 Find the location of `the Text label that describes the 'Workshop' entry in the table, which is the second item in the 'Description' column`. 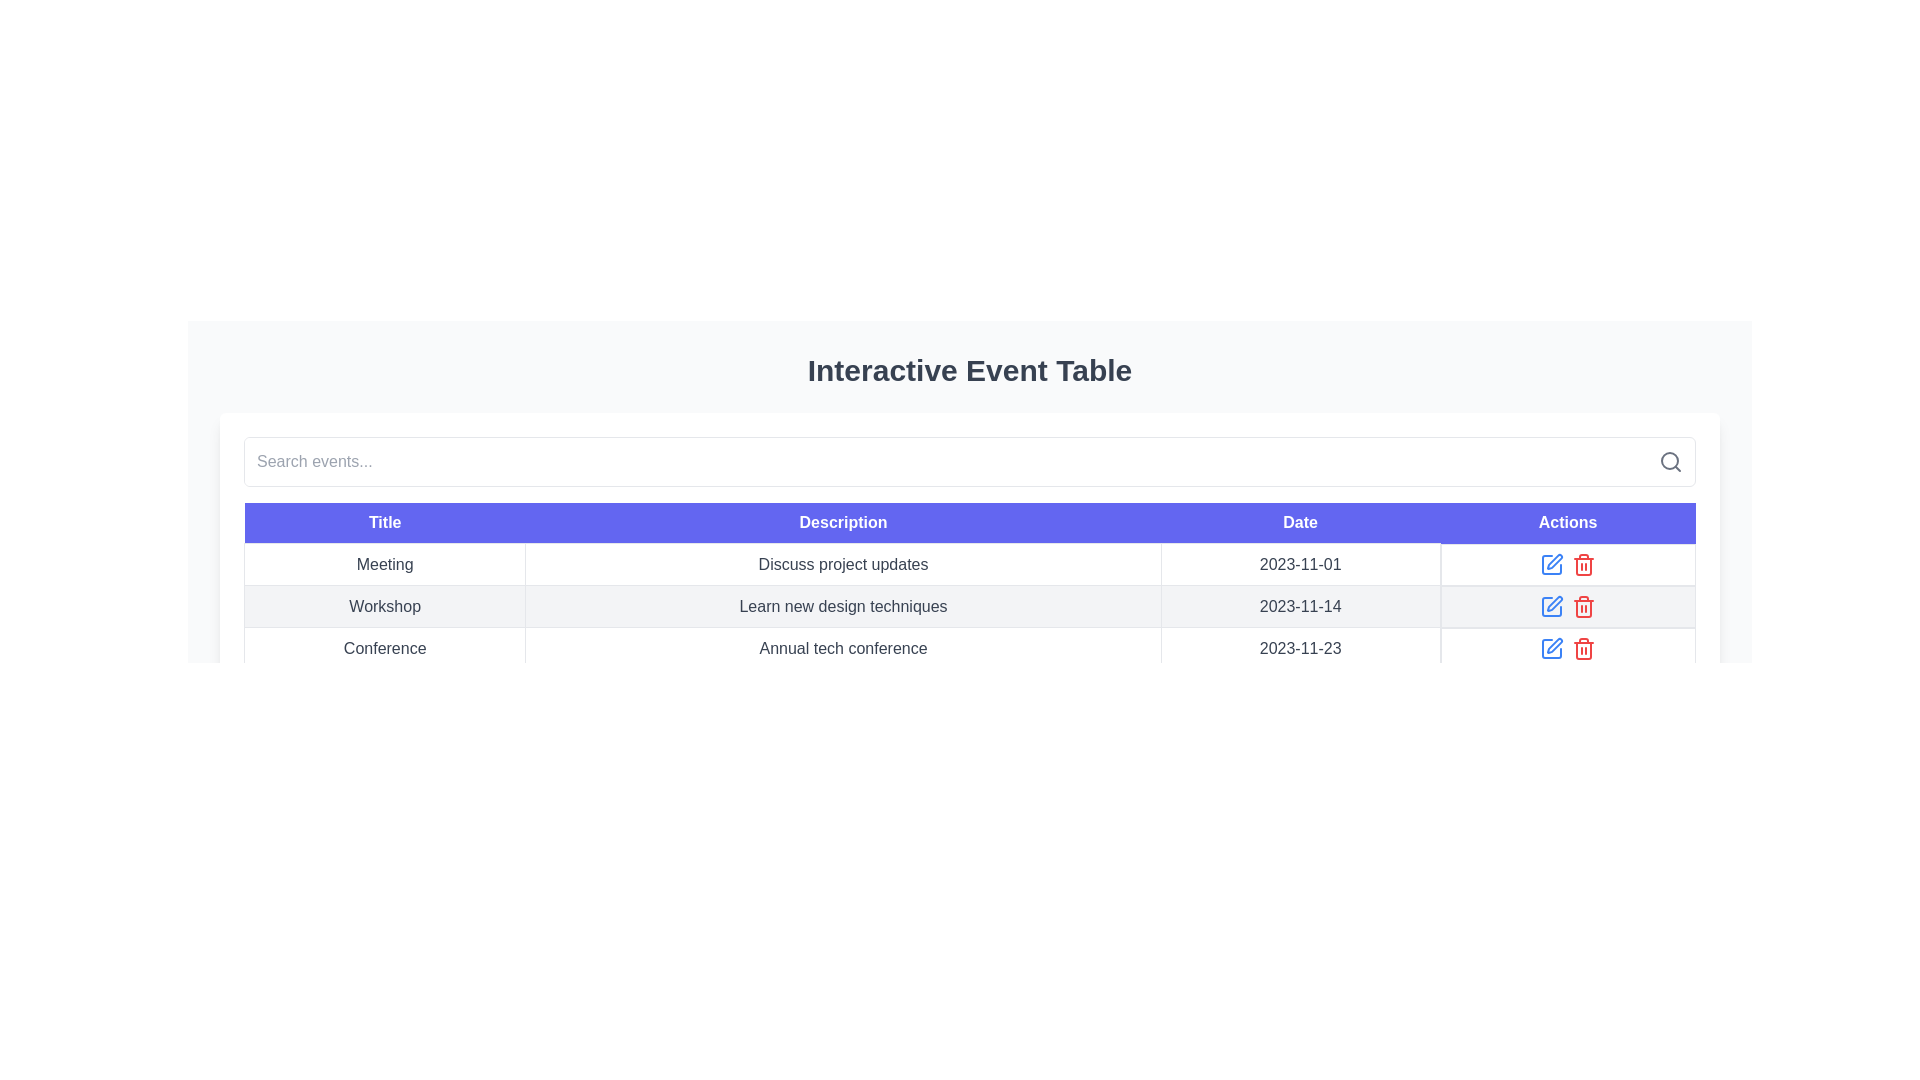

the Text label that describes the 'Workshop' entry in the table, which is the second item in the 'Description' column is located at coordinates (843, 605).